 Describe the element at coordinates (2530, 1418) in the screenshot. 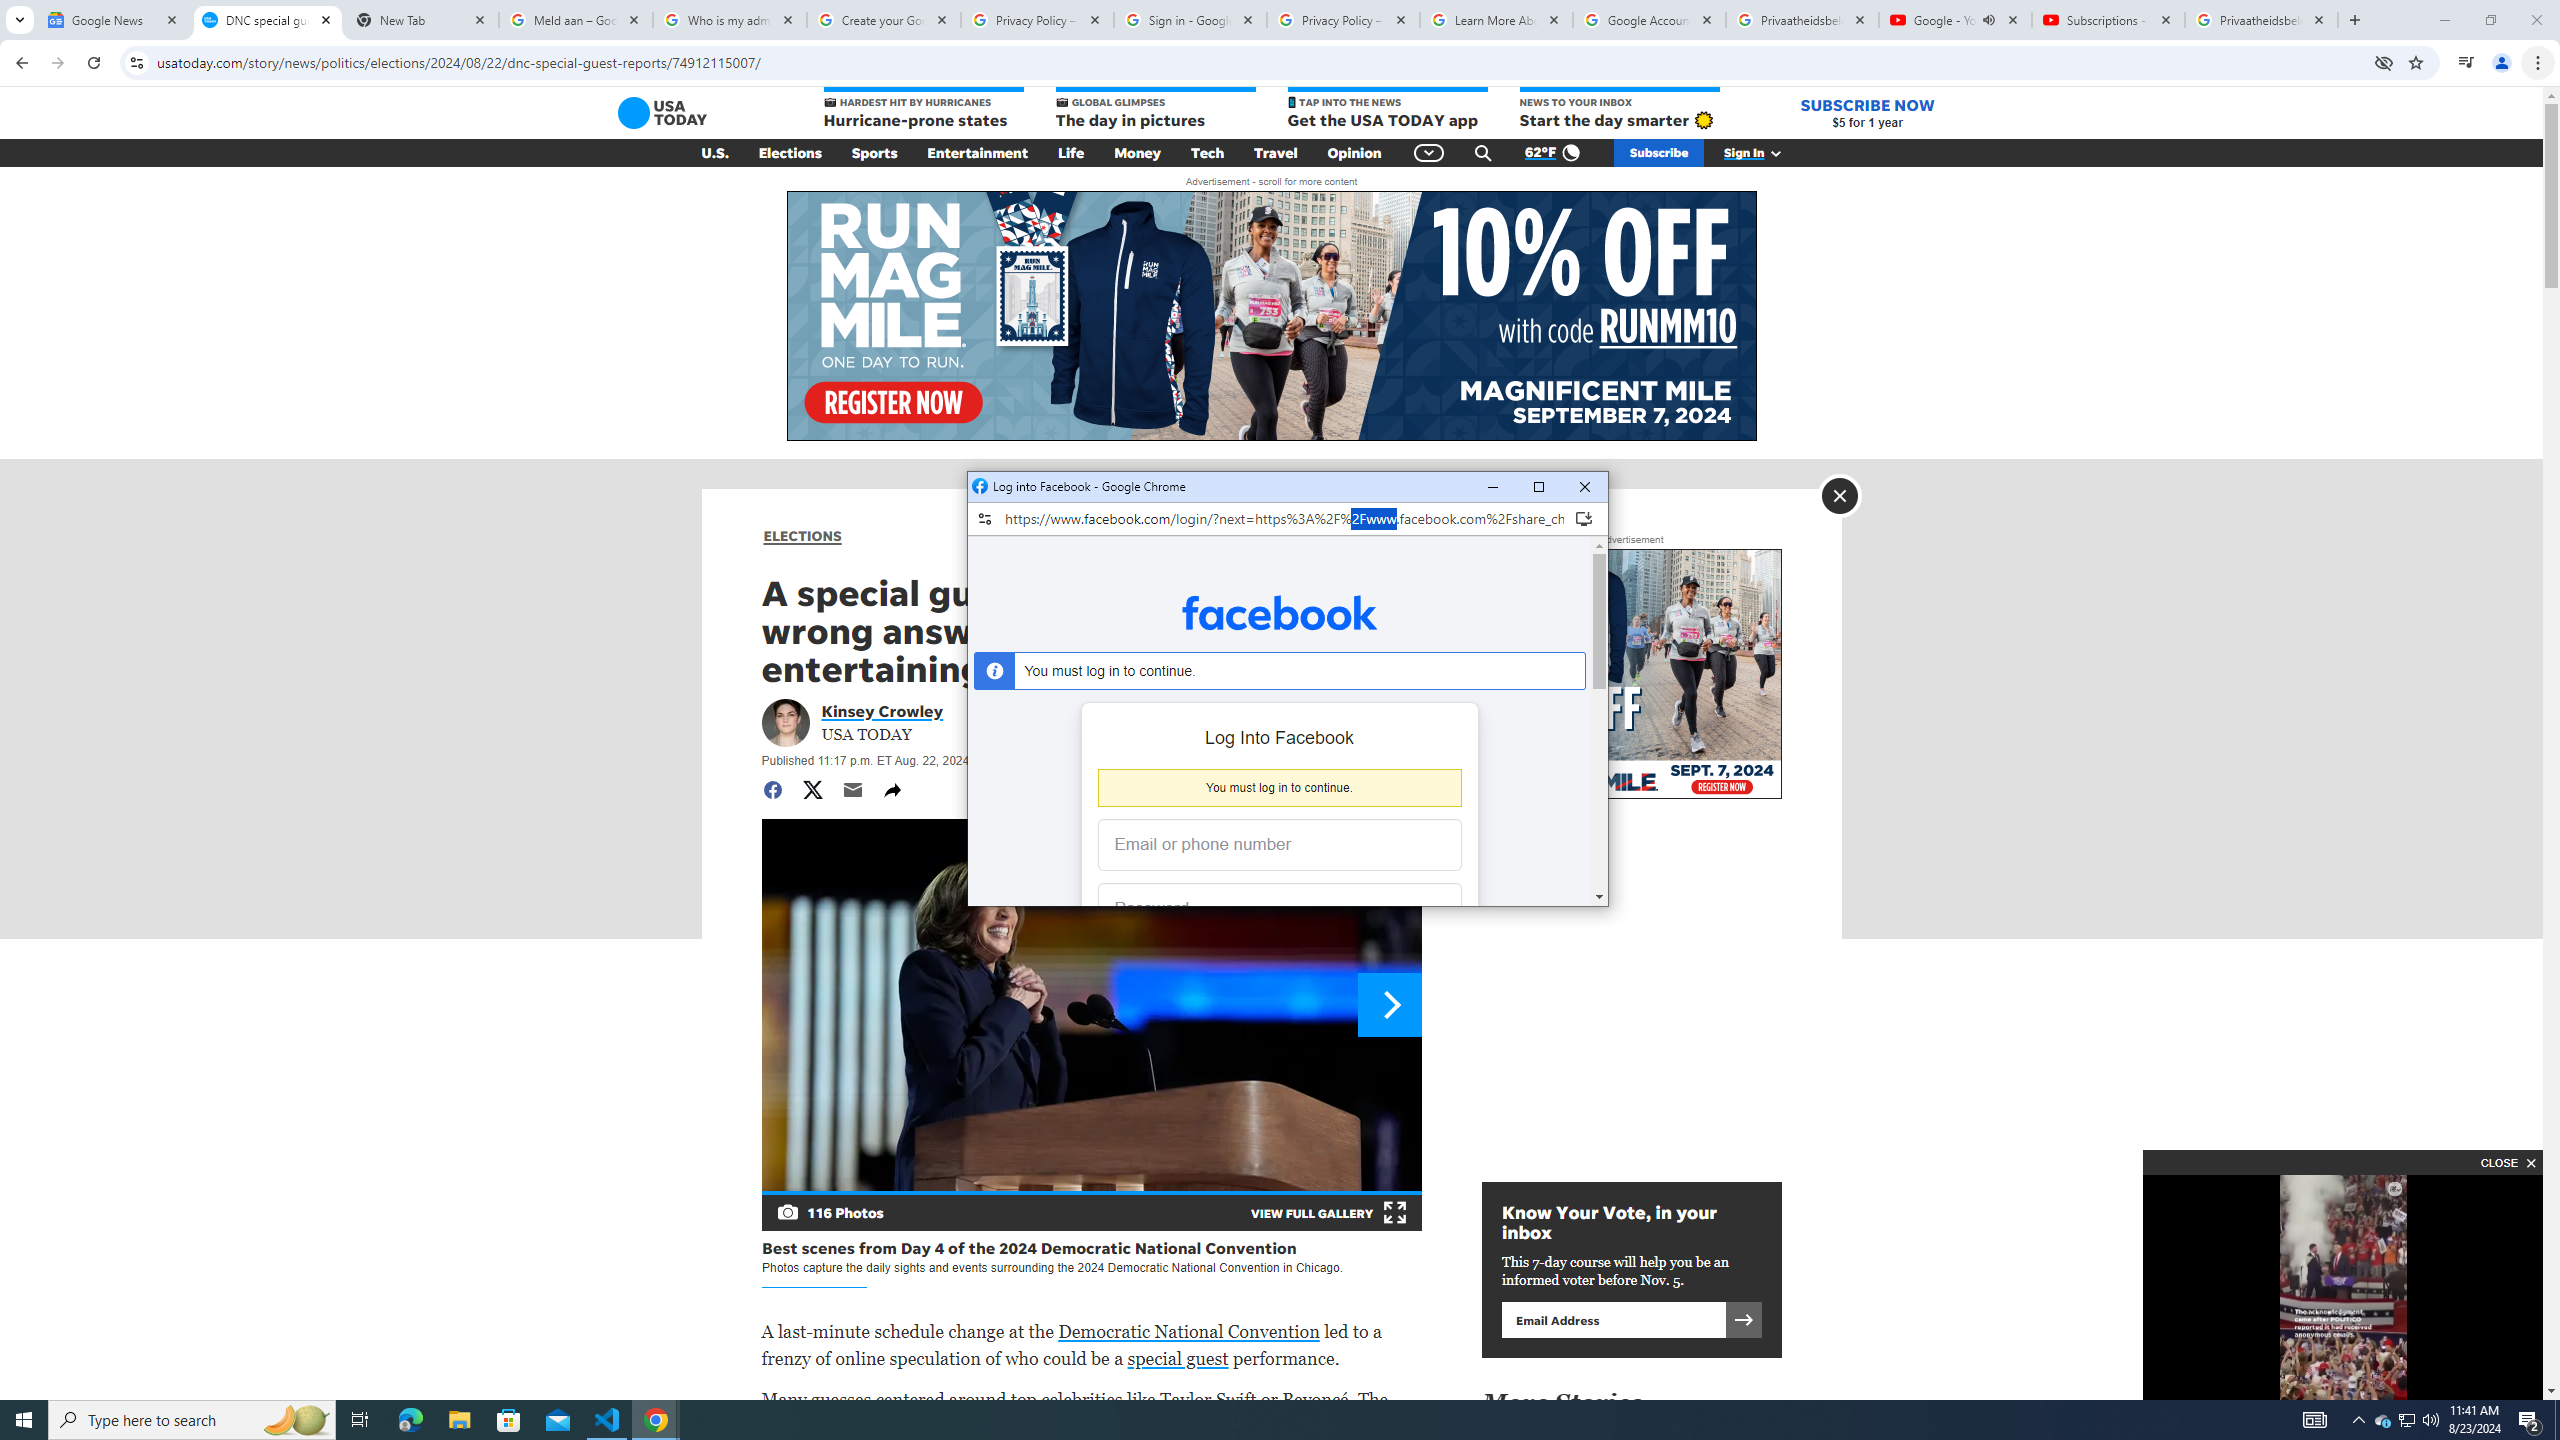

I see `'Action Center, 2 new notifications'` at that location.